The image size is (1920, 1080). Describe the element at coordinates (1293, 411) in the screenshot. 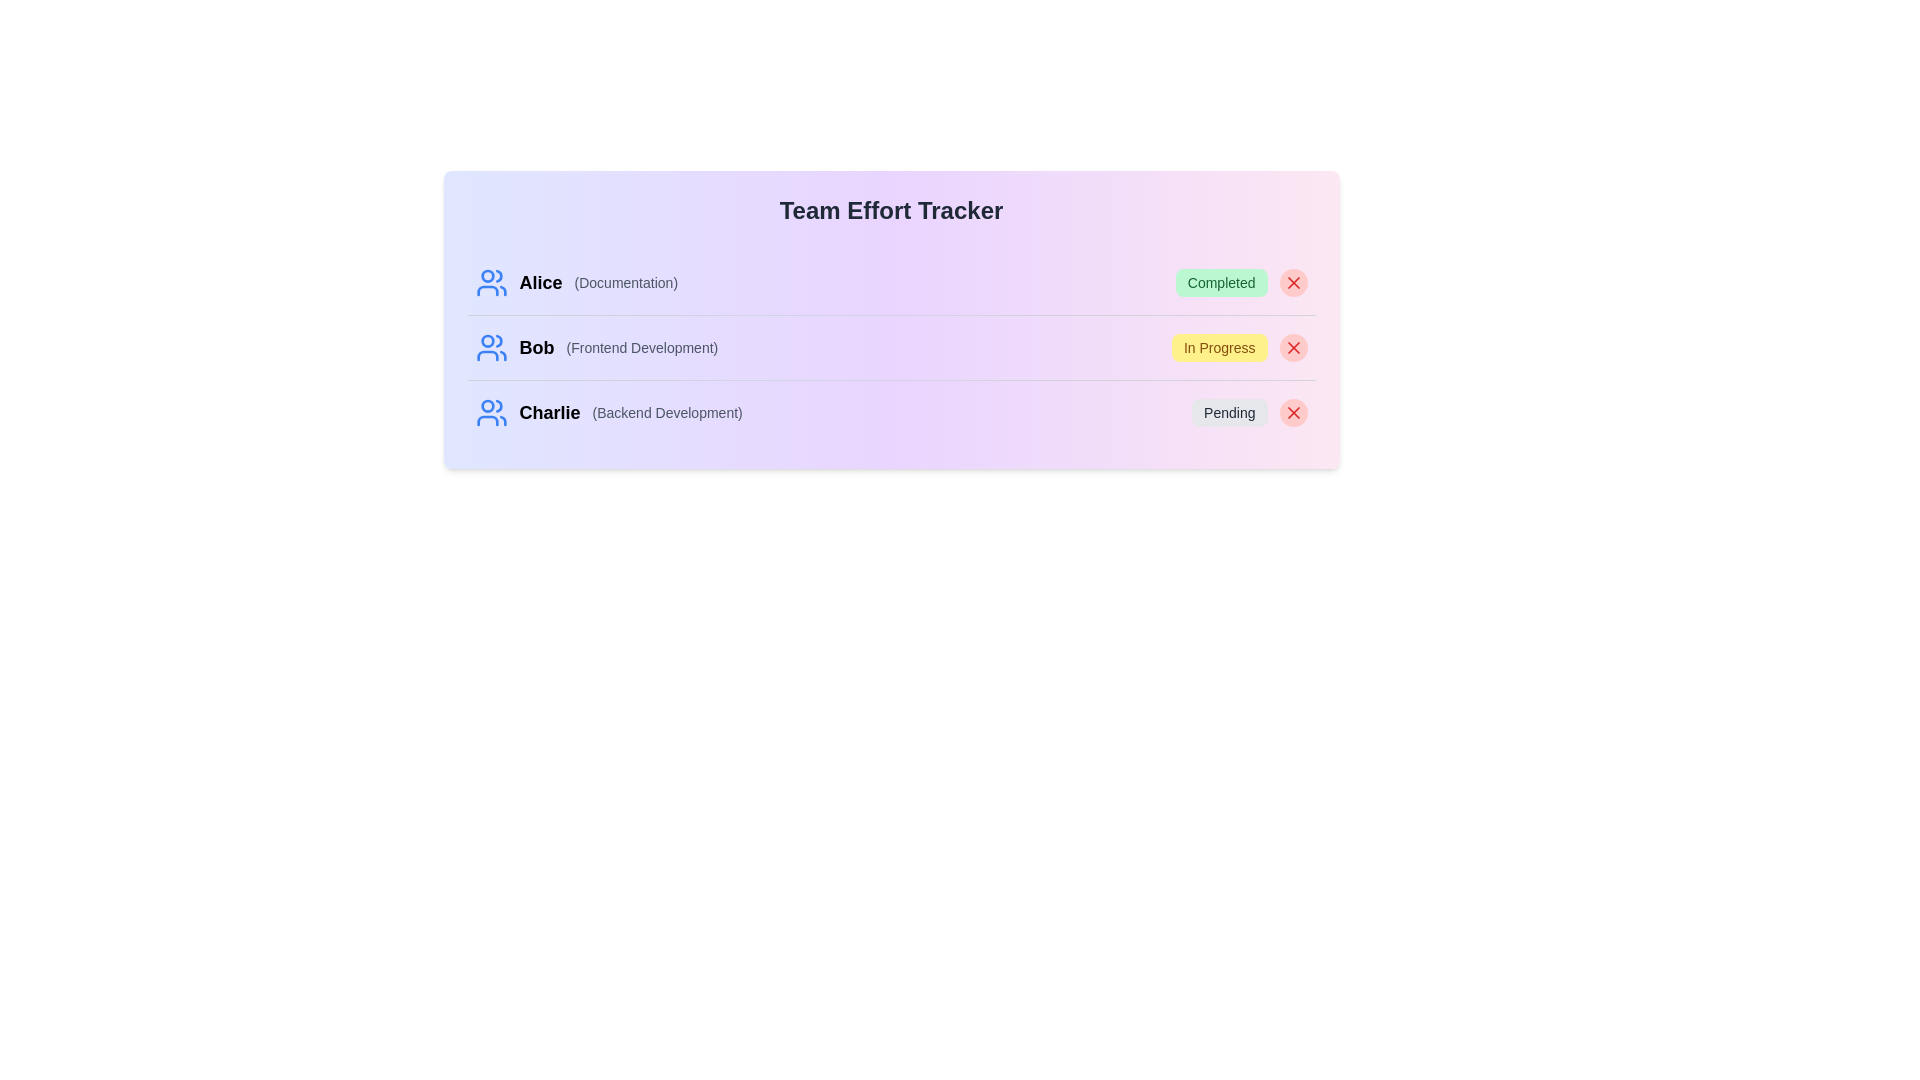

I see `'Remove Member' button for the team member Charlie` at that location.